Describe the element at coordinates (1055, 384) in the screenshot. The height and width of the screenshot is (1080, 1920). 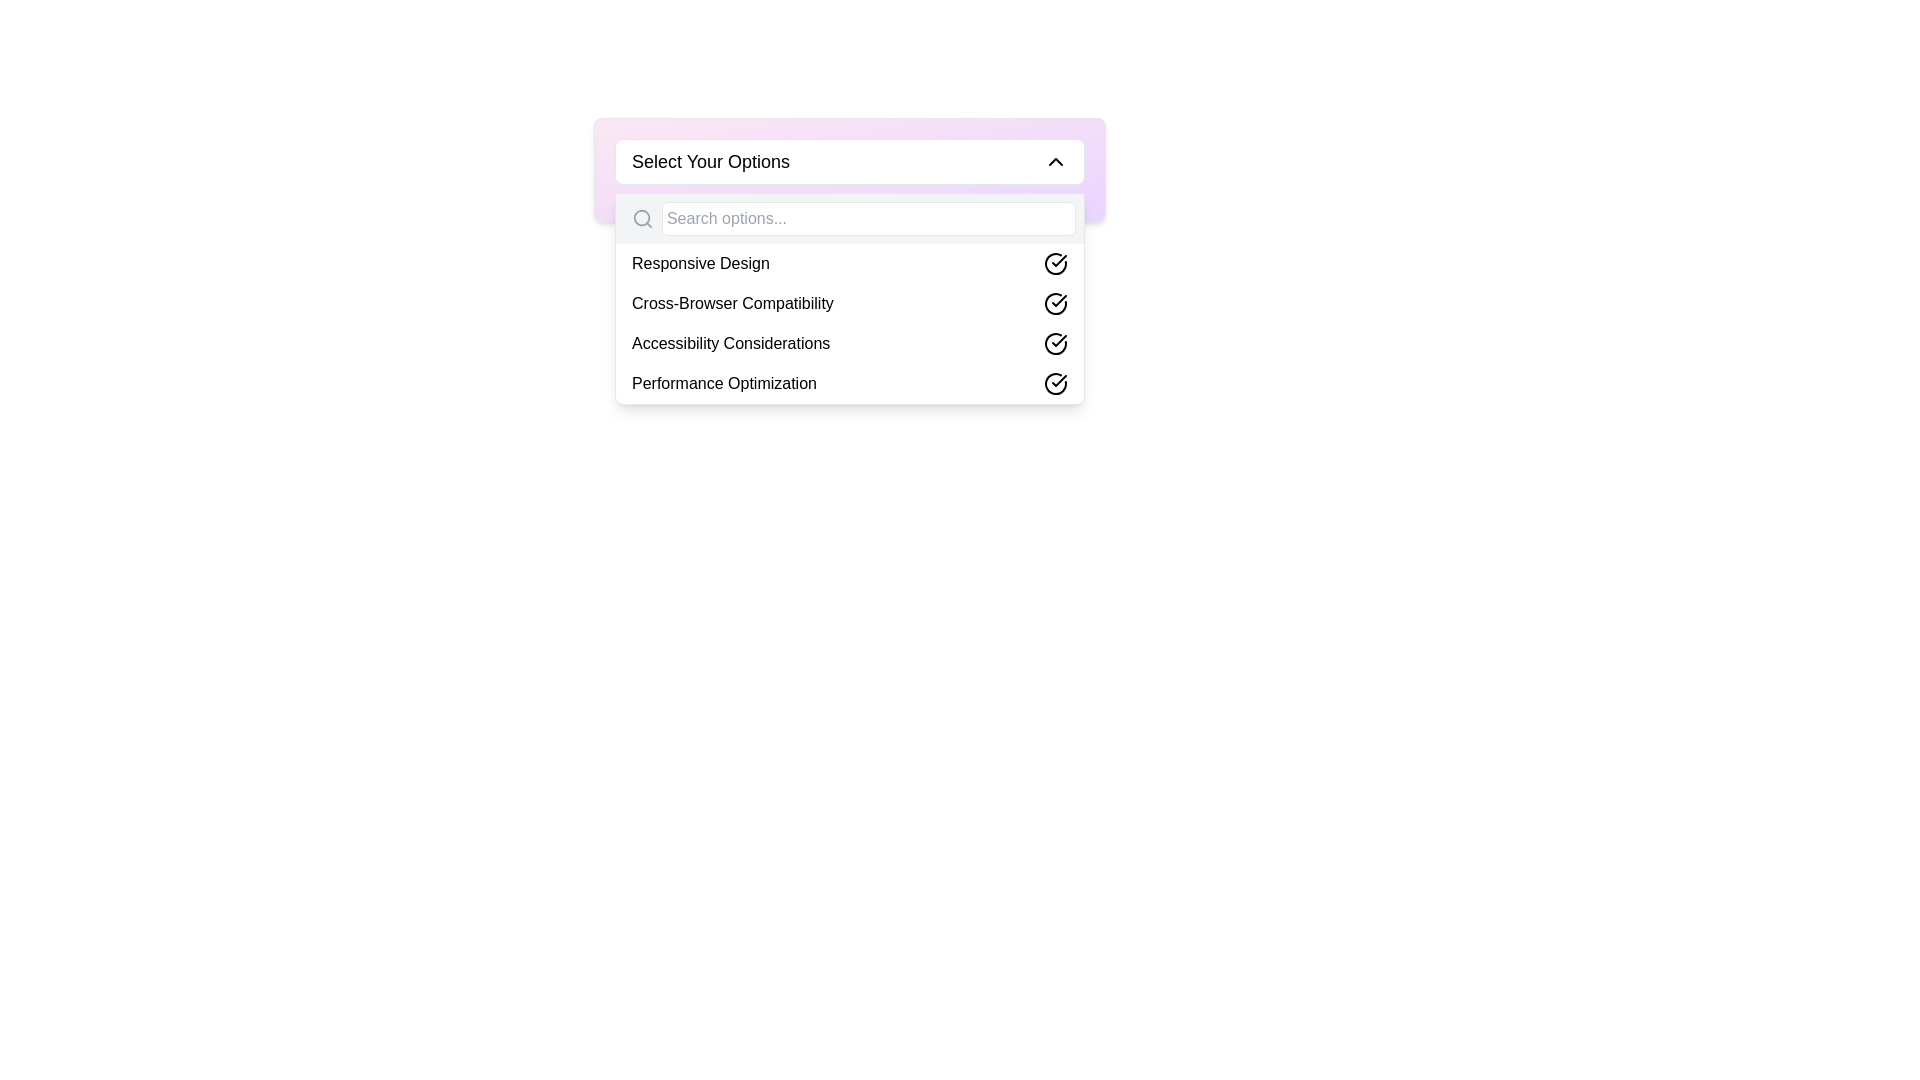
I see `the circular checkmark icon next to the text 'Performance Optimization'` at that location.